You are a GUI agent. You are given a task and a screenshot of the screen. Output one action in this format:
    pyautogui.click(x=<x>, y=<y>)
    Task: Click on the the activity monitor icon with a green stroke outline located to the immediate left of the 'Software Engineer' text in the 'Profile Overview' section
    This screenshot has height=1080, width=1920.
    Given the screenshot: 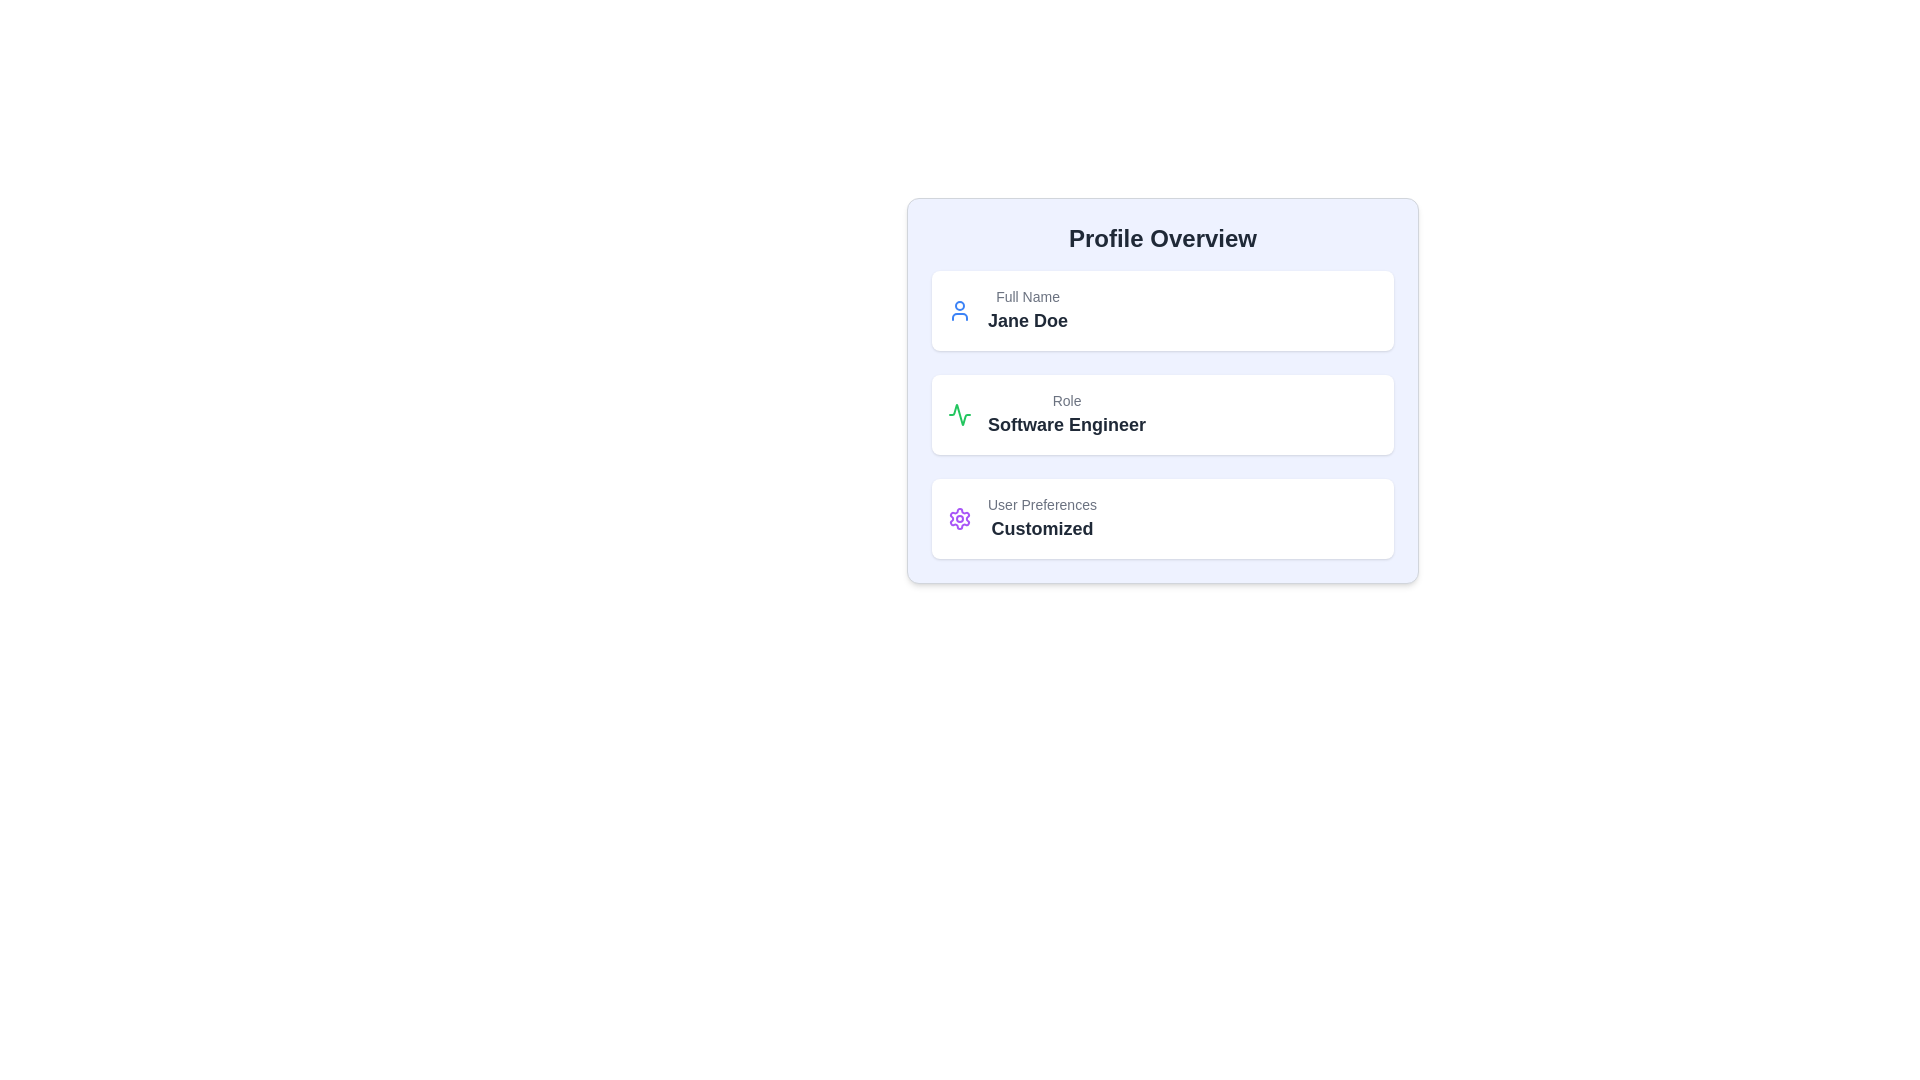 What is the action you would take?
    pyautogui.click(x=960, y=414)
    